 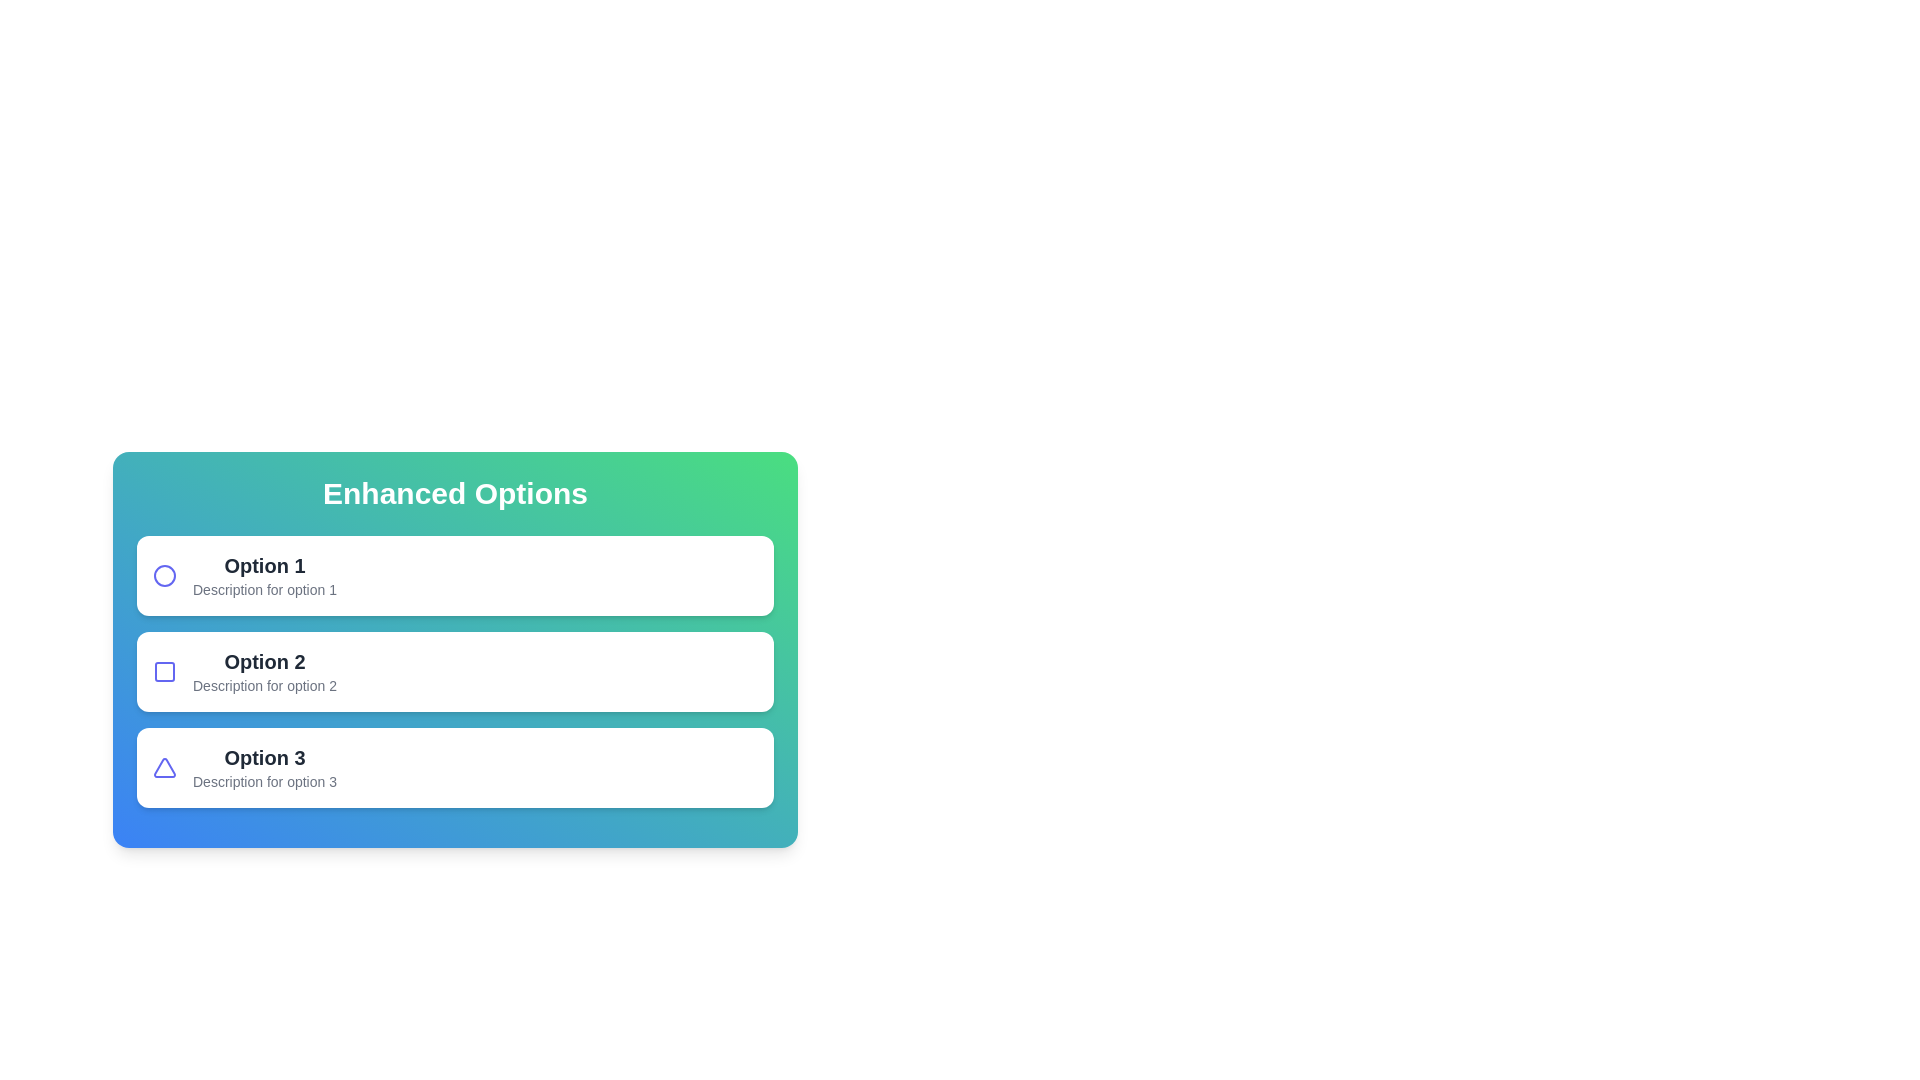 What do you see at coordinates (263, 589) in the screenshot?
I see `the static text label that provides a descriptive text for the associated option located below the title 'Option 1' in the first entry of the vertically stacked list` at bounding box center [263, 589].